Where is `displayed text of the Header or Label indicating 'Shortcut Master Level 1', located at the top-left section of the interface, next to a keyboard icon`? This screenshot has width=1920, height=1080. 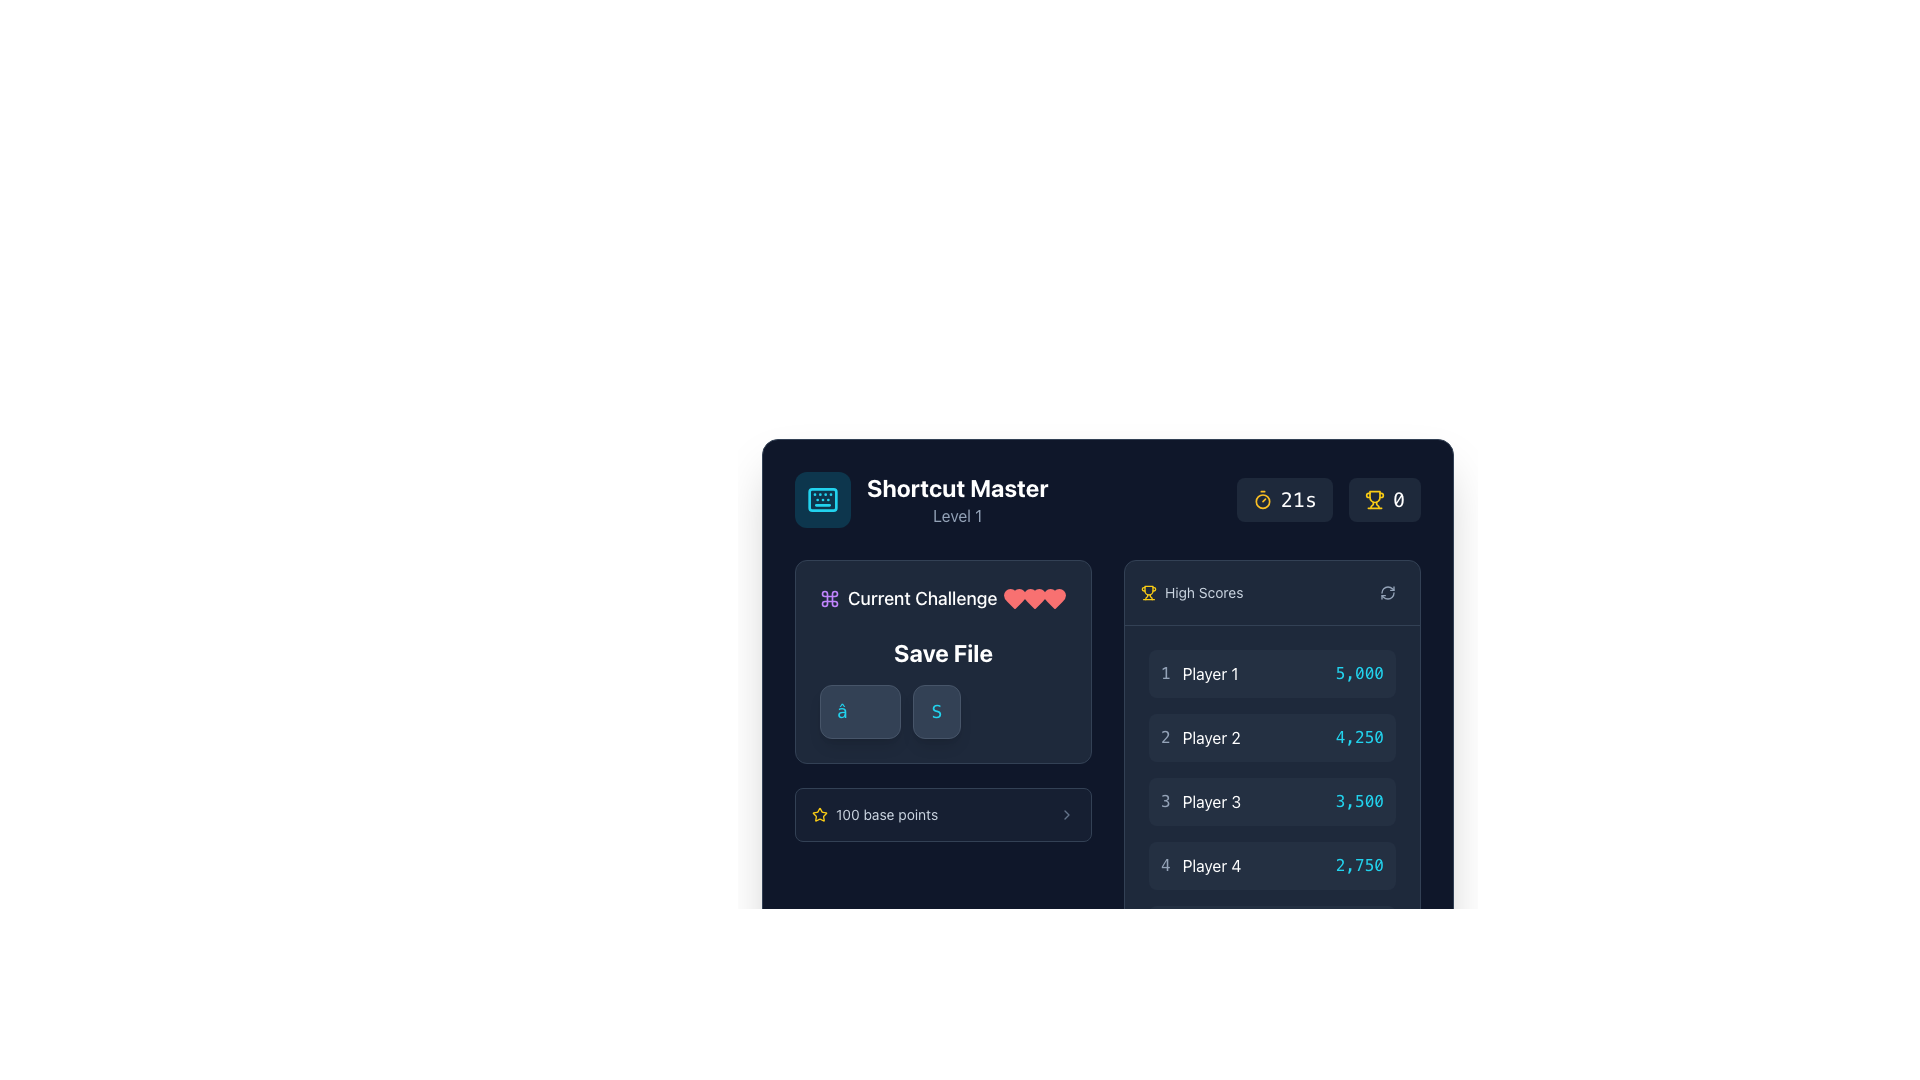
displayed text of the Header or Label indicating 'Shortcut Master Level 1', located at the top-left section of the interface, next to a keyboard icon is located at coordinates (956, 499).